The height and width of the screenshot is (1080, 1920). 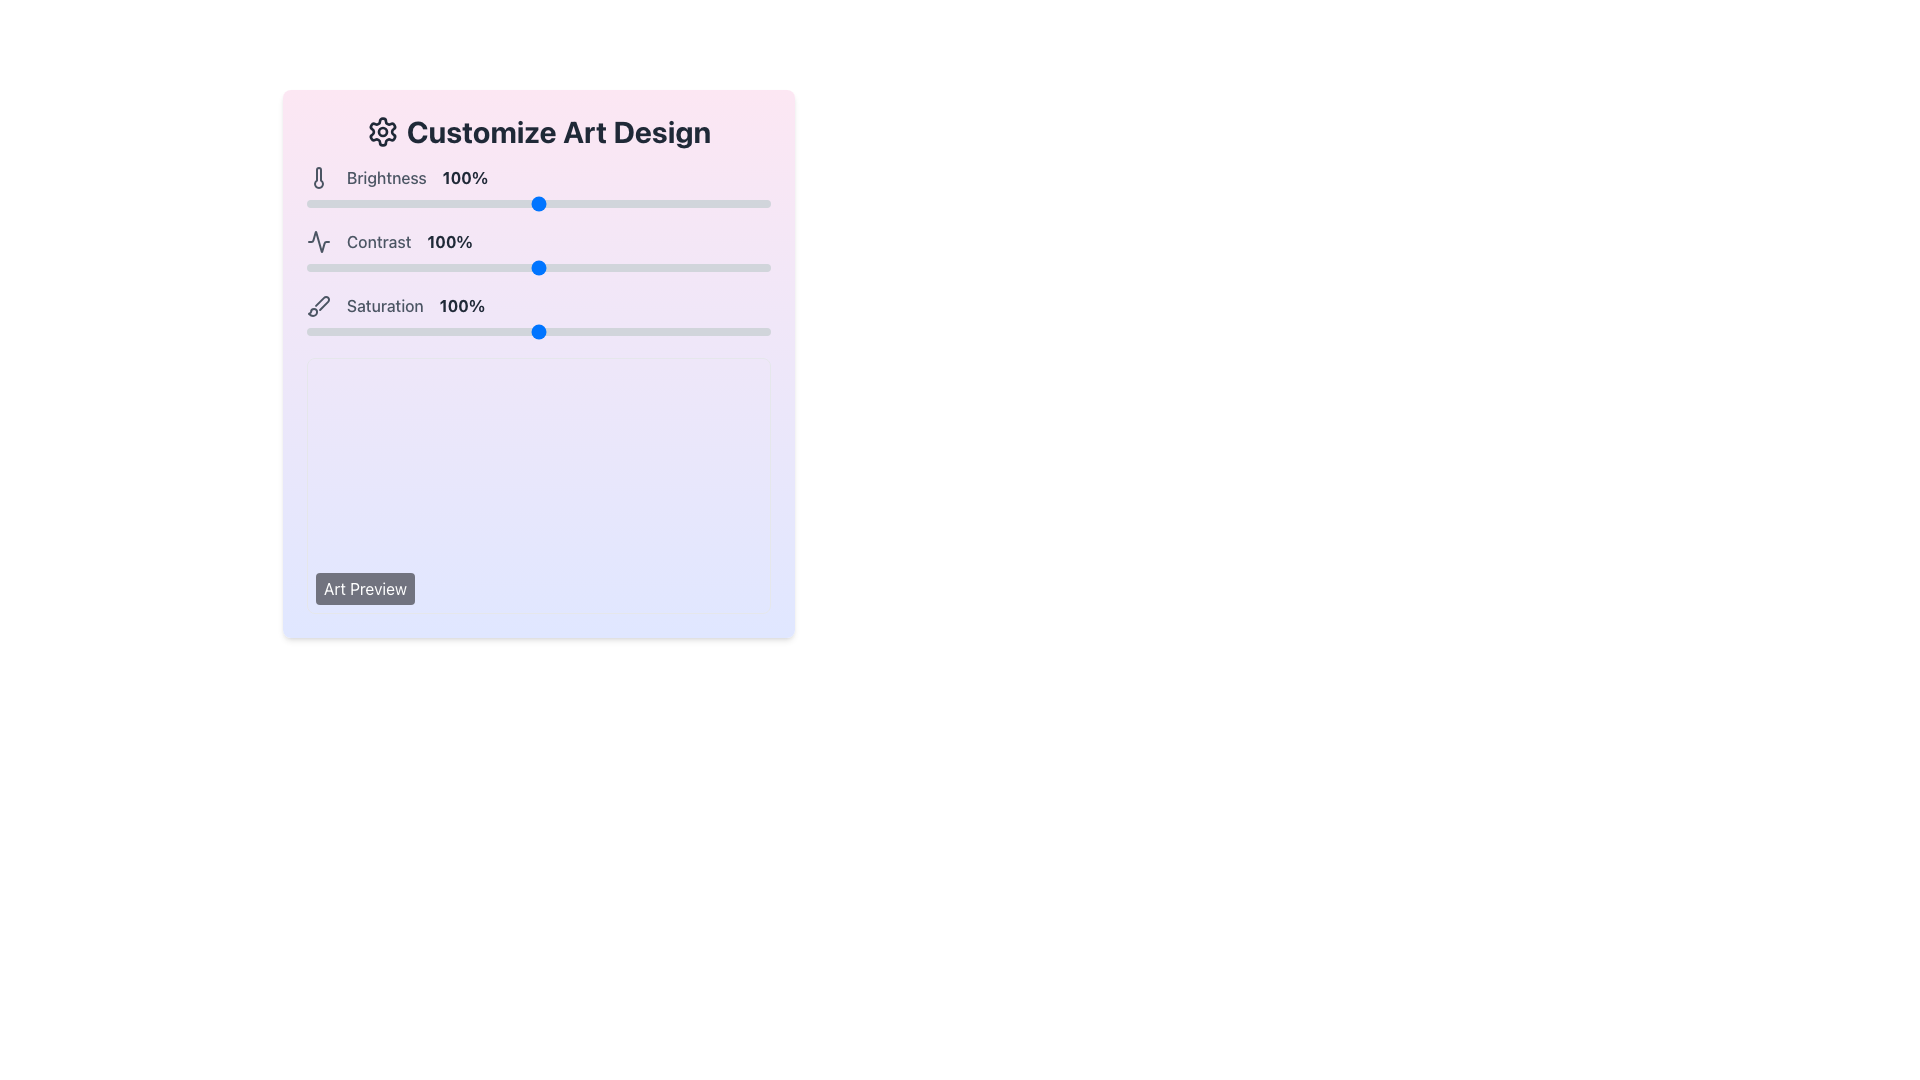 What do you see at coordinates (689, 204) in the screenshot?
I see `the brightness level` at bounding box center [689, 204].